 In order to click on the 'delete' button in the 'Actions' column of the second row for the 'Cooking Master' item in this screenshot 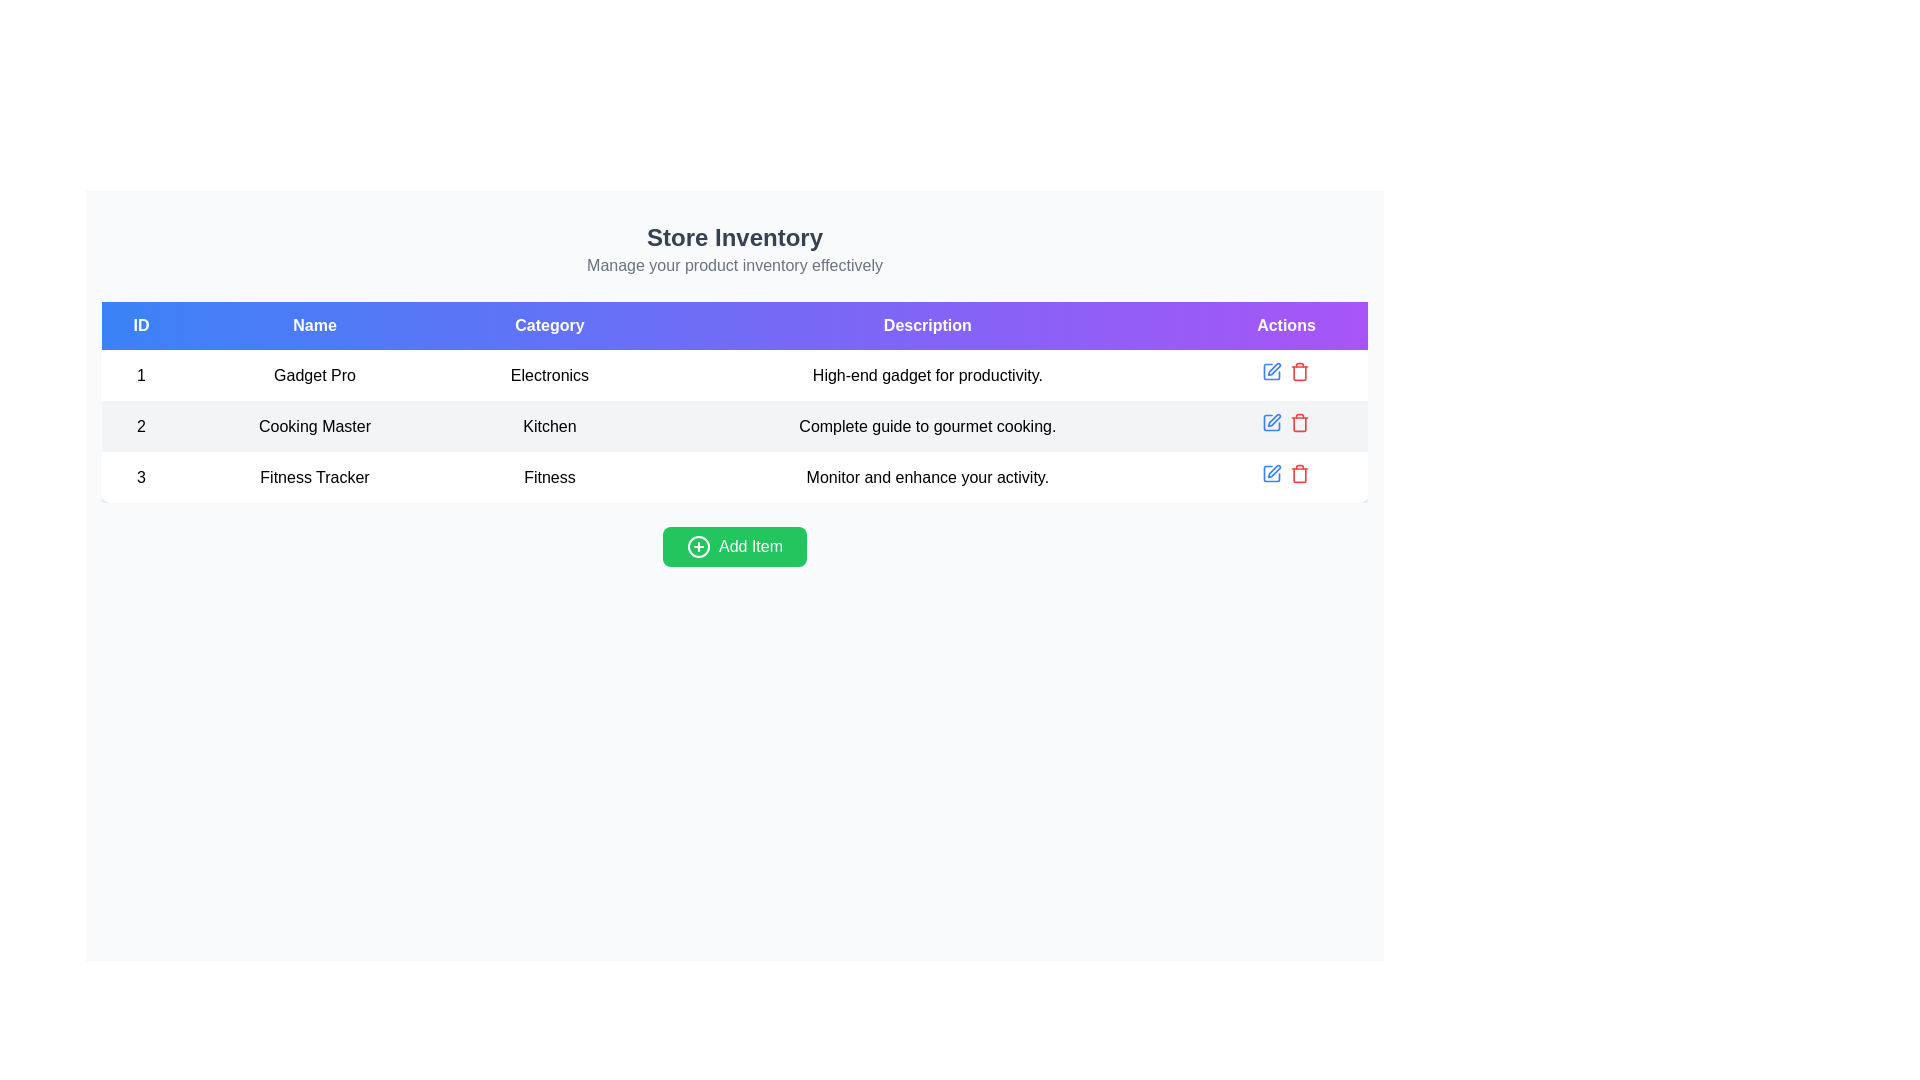, I will do `click(1300, 422)`.